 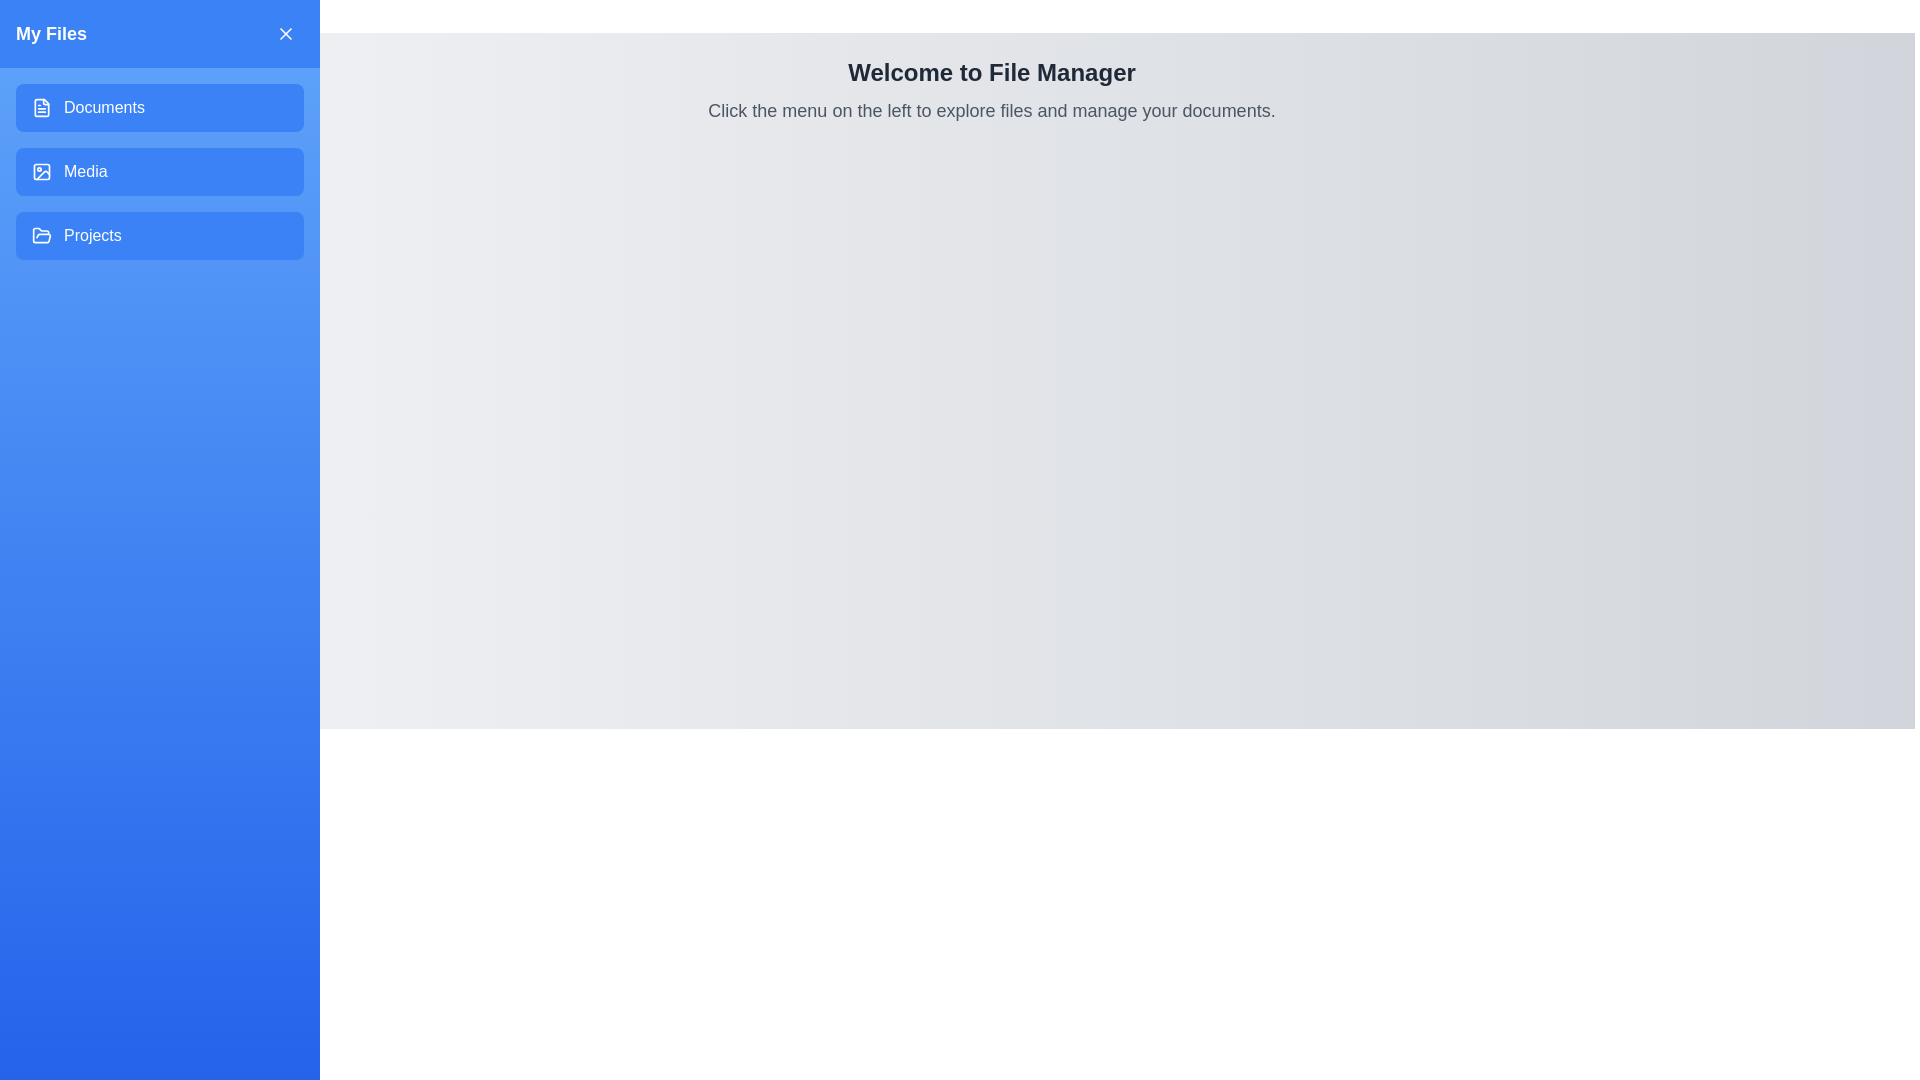 What do you see at coordinates (158, 108) in the screenshot?
I see `the Documents category item in the FileManagerDrawer` at bounding box center [158, 108].